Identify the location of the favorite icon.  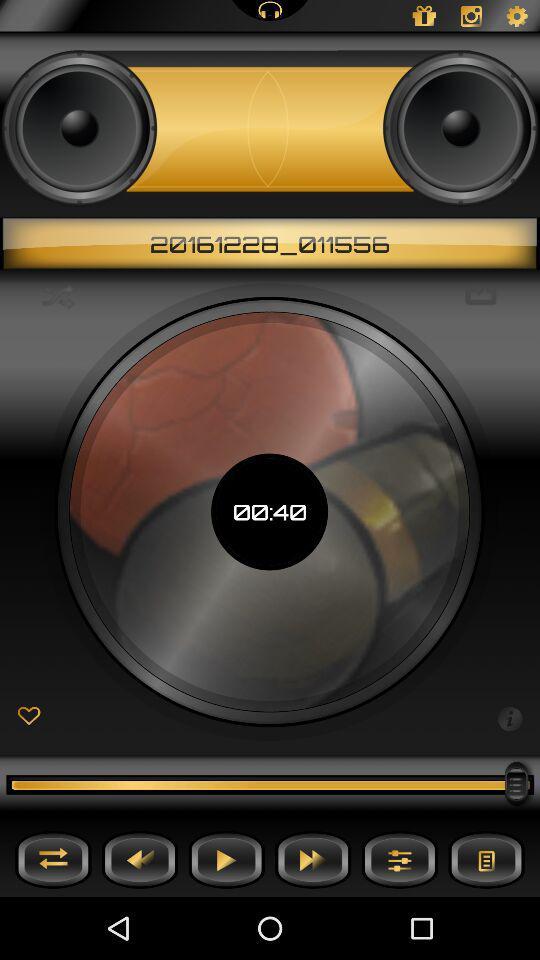
(28, 717).